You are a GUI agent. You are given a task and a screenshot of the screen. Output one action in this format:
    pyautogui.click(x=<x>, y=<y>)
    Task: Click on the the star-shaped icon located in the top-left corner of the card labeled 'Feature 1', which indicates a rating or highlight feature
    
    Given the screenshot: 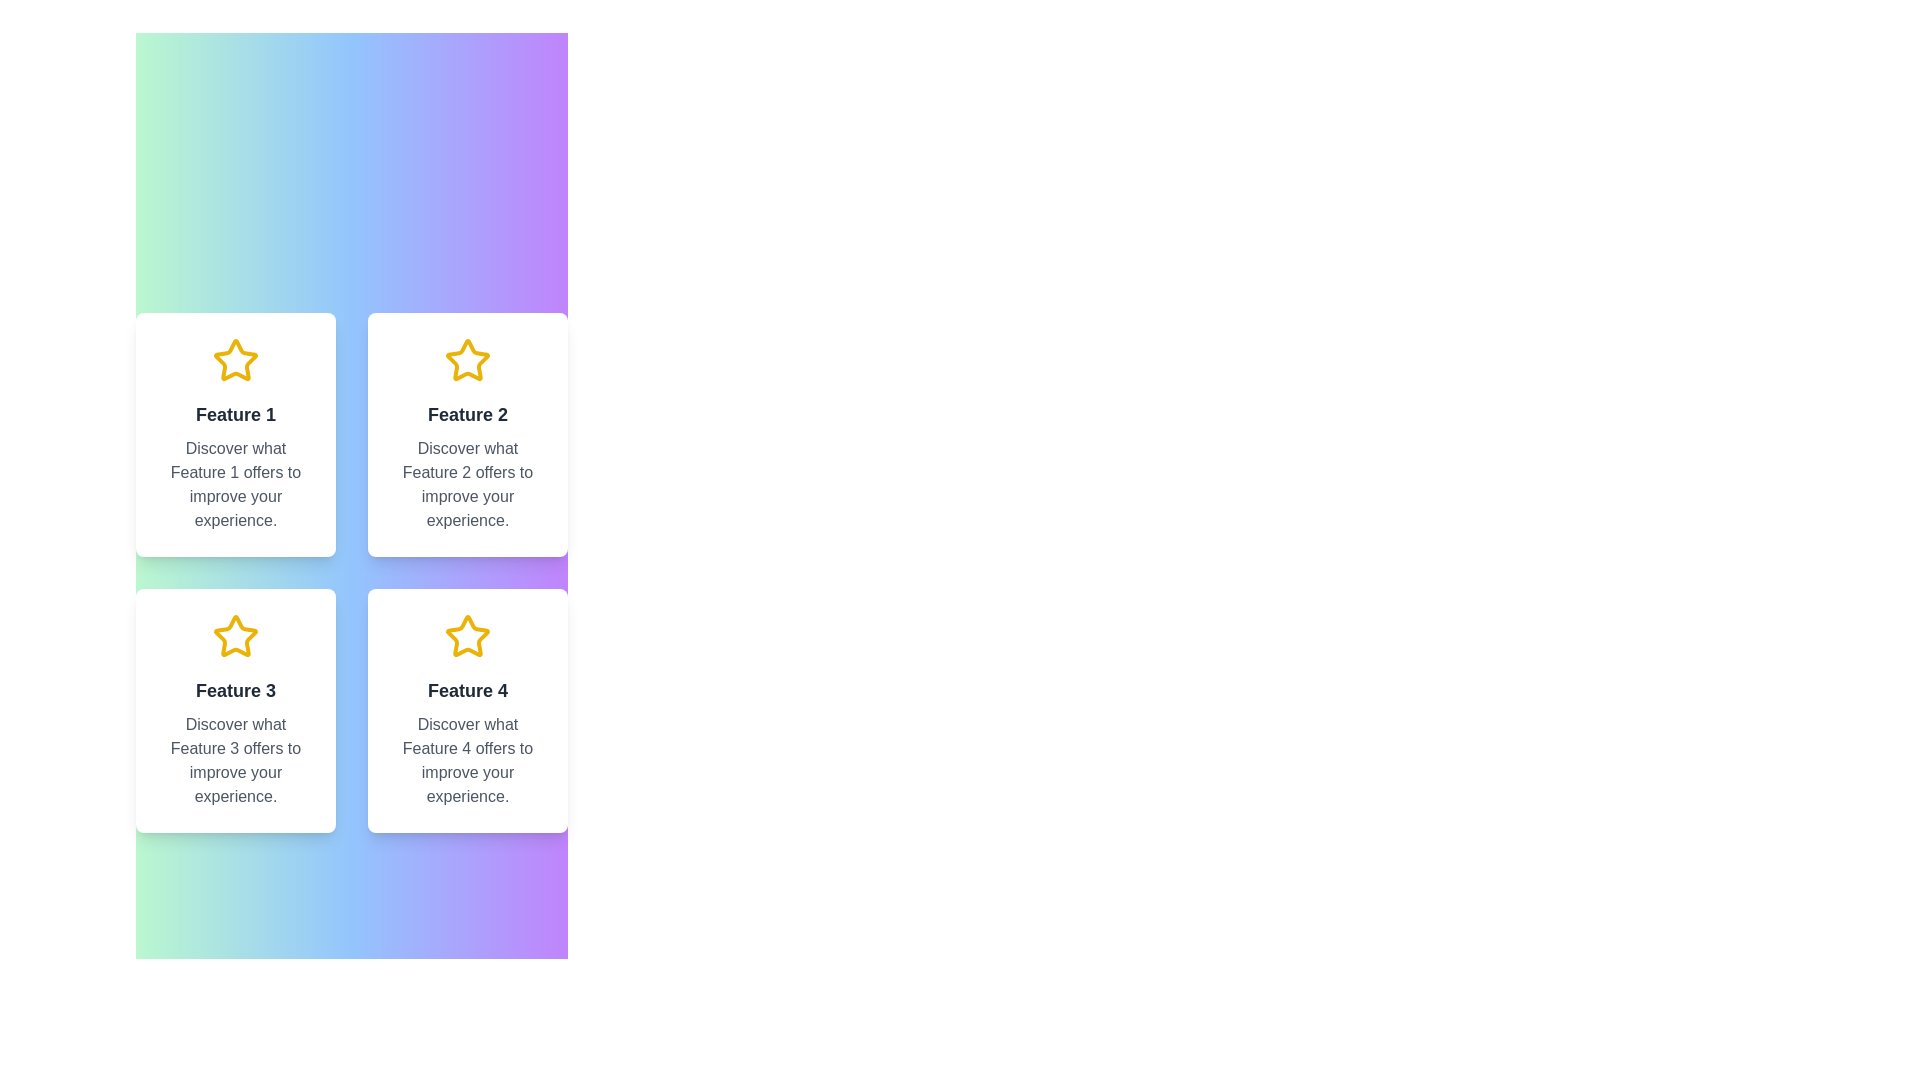 What is the action you would take?
    pyautogui.click(x=235, y=360)
    